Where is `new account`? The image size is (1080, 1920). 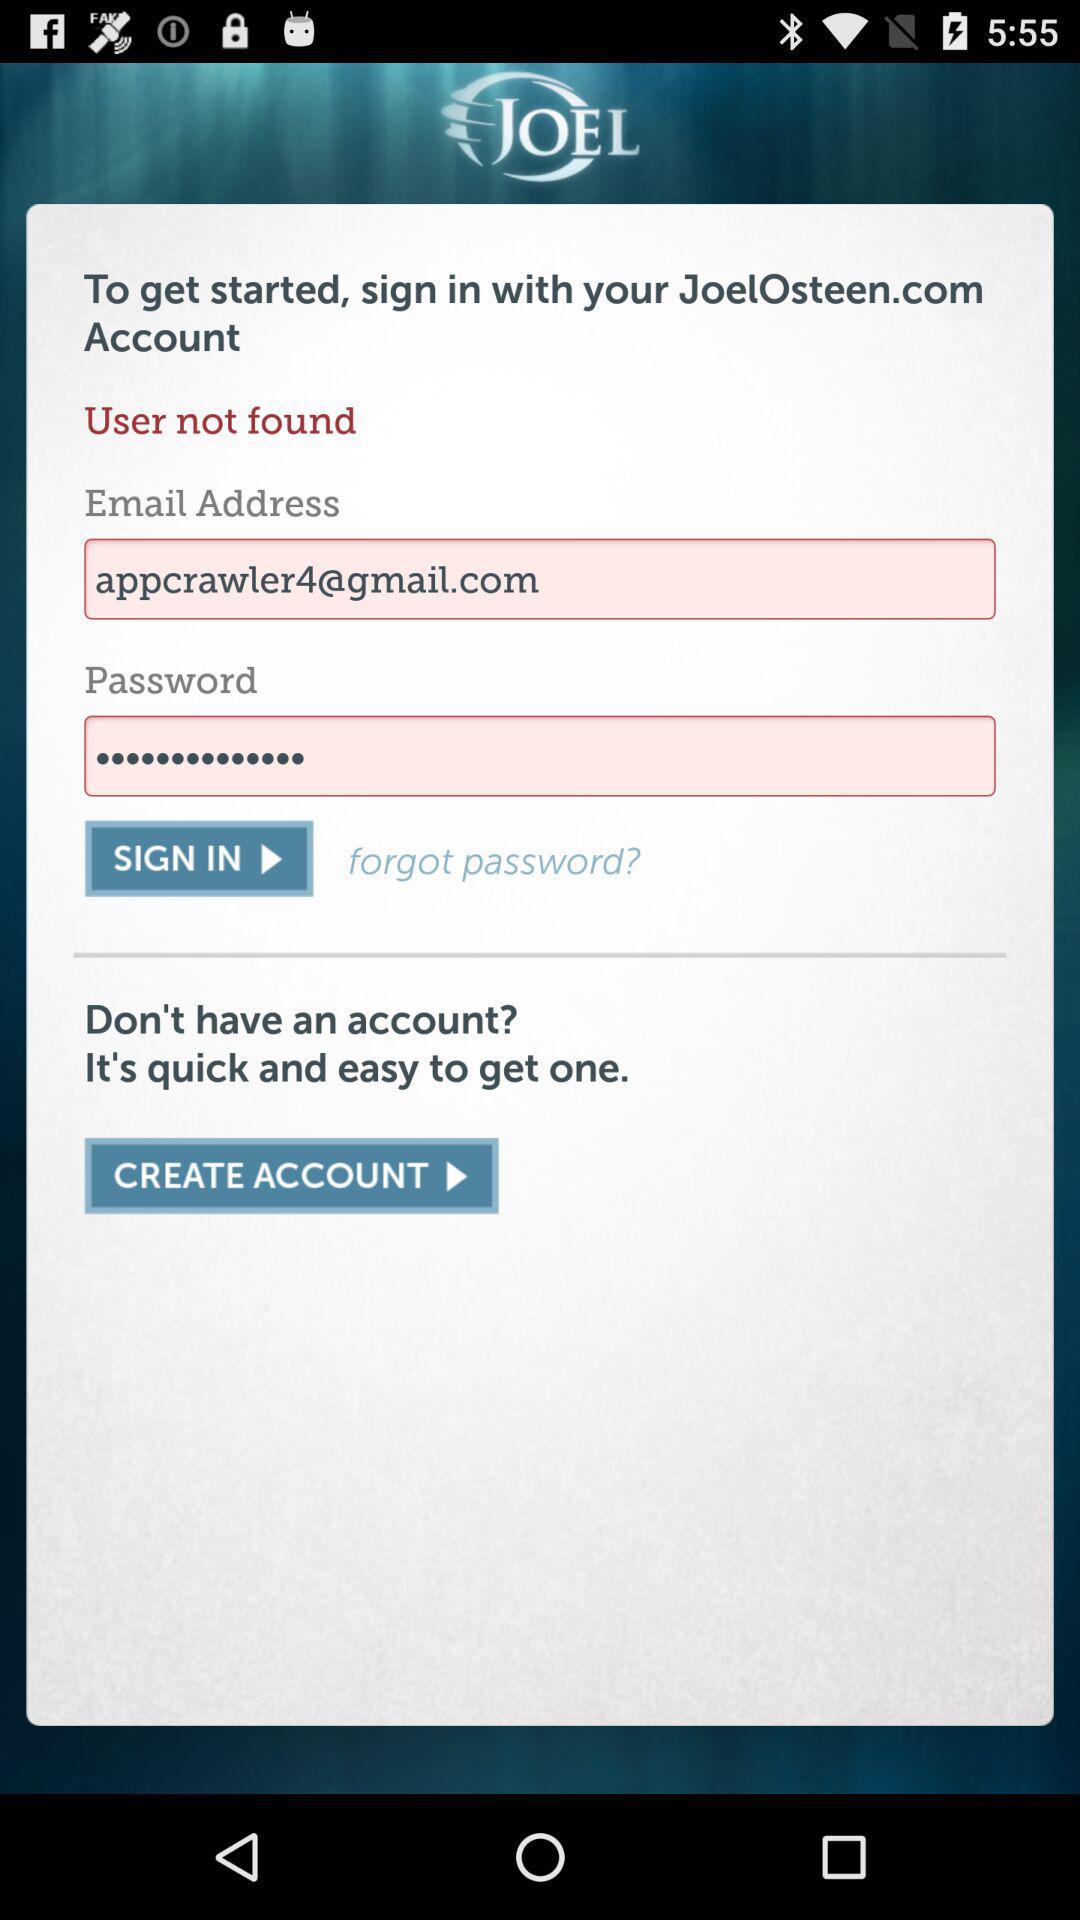 new account is located at coordinates (291, 1176).